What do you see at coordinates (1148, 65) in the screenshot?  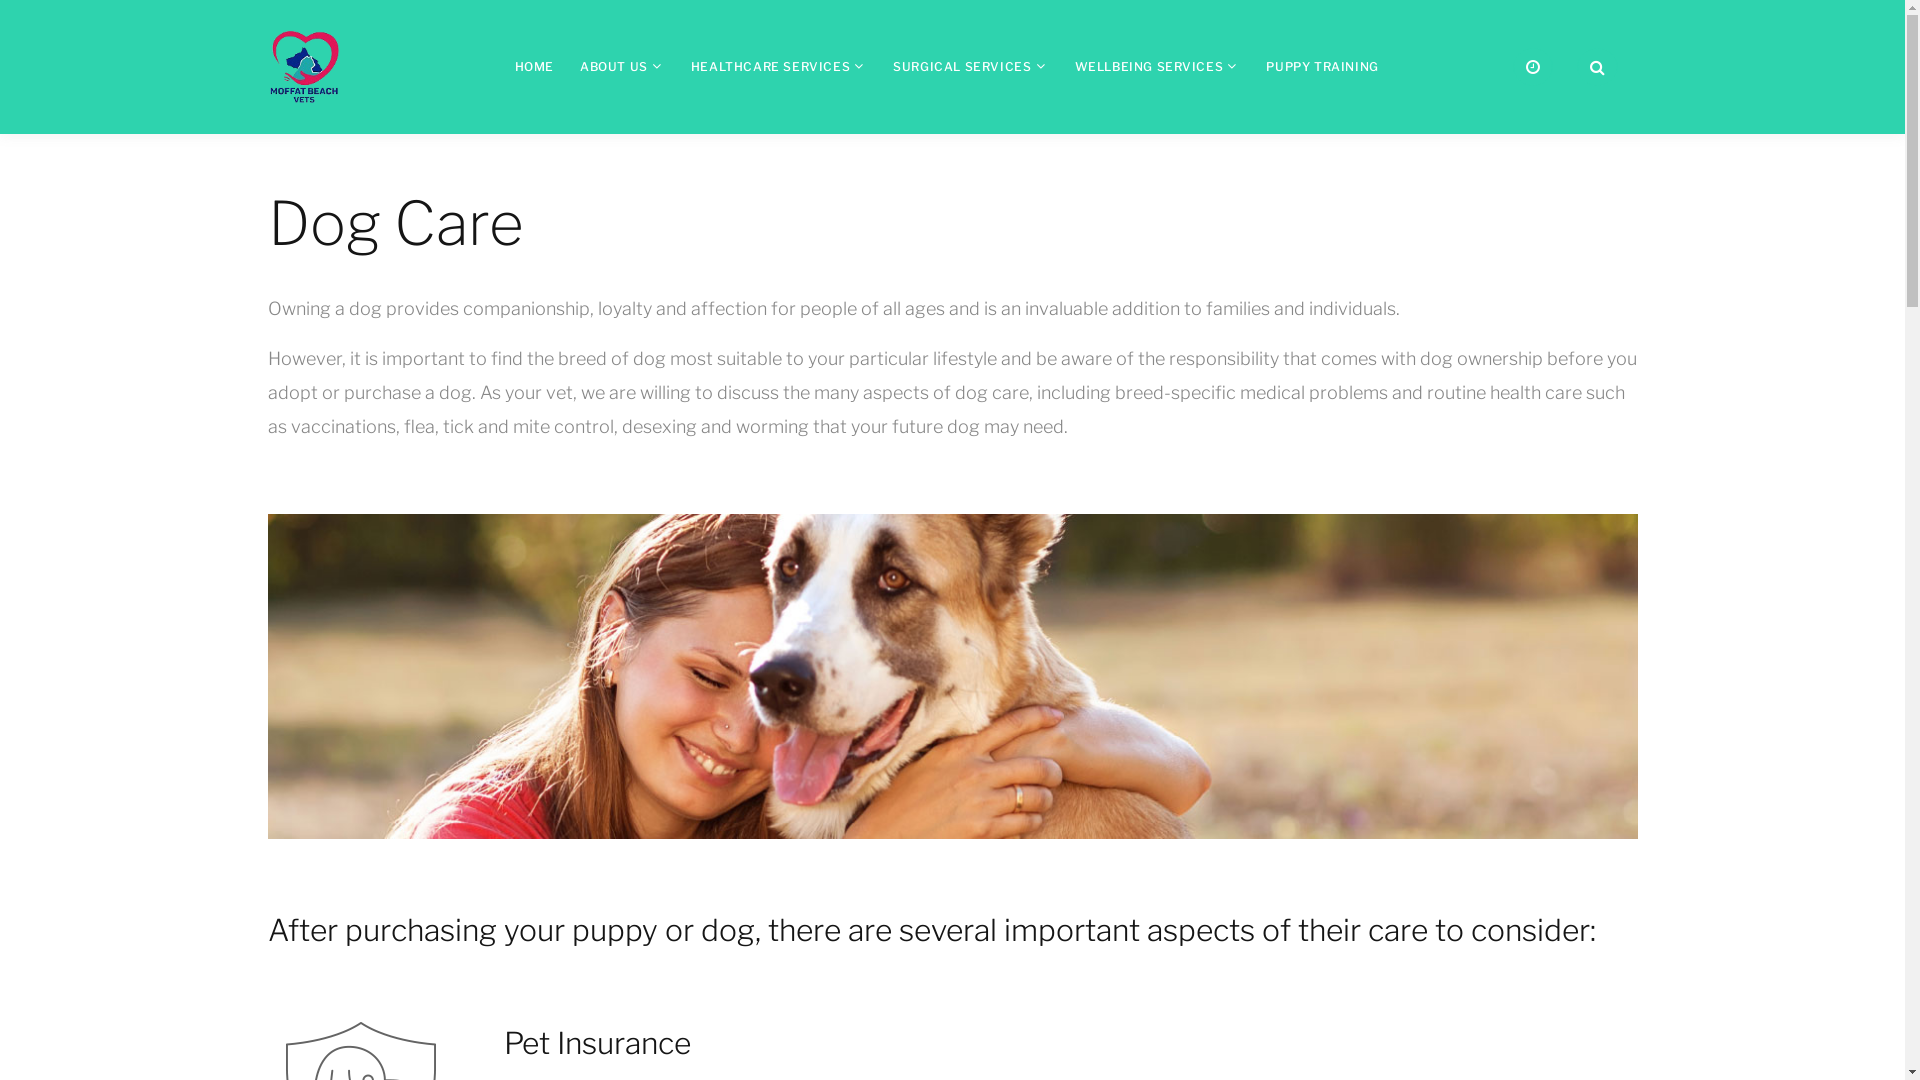 I see `'WELLBEING SERVICES'` at bounding box center [1148, 65].